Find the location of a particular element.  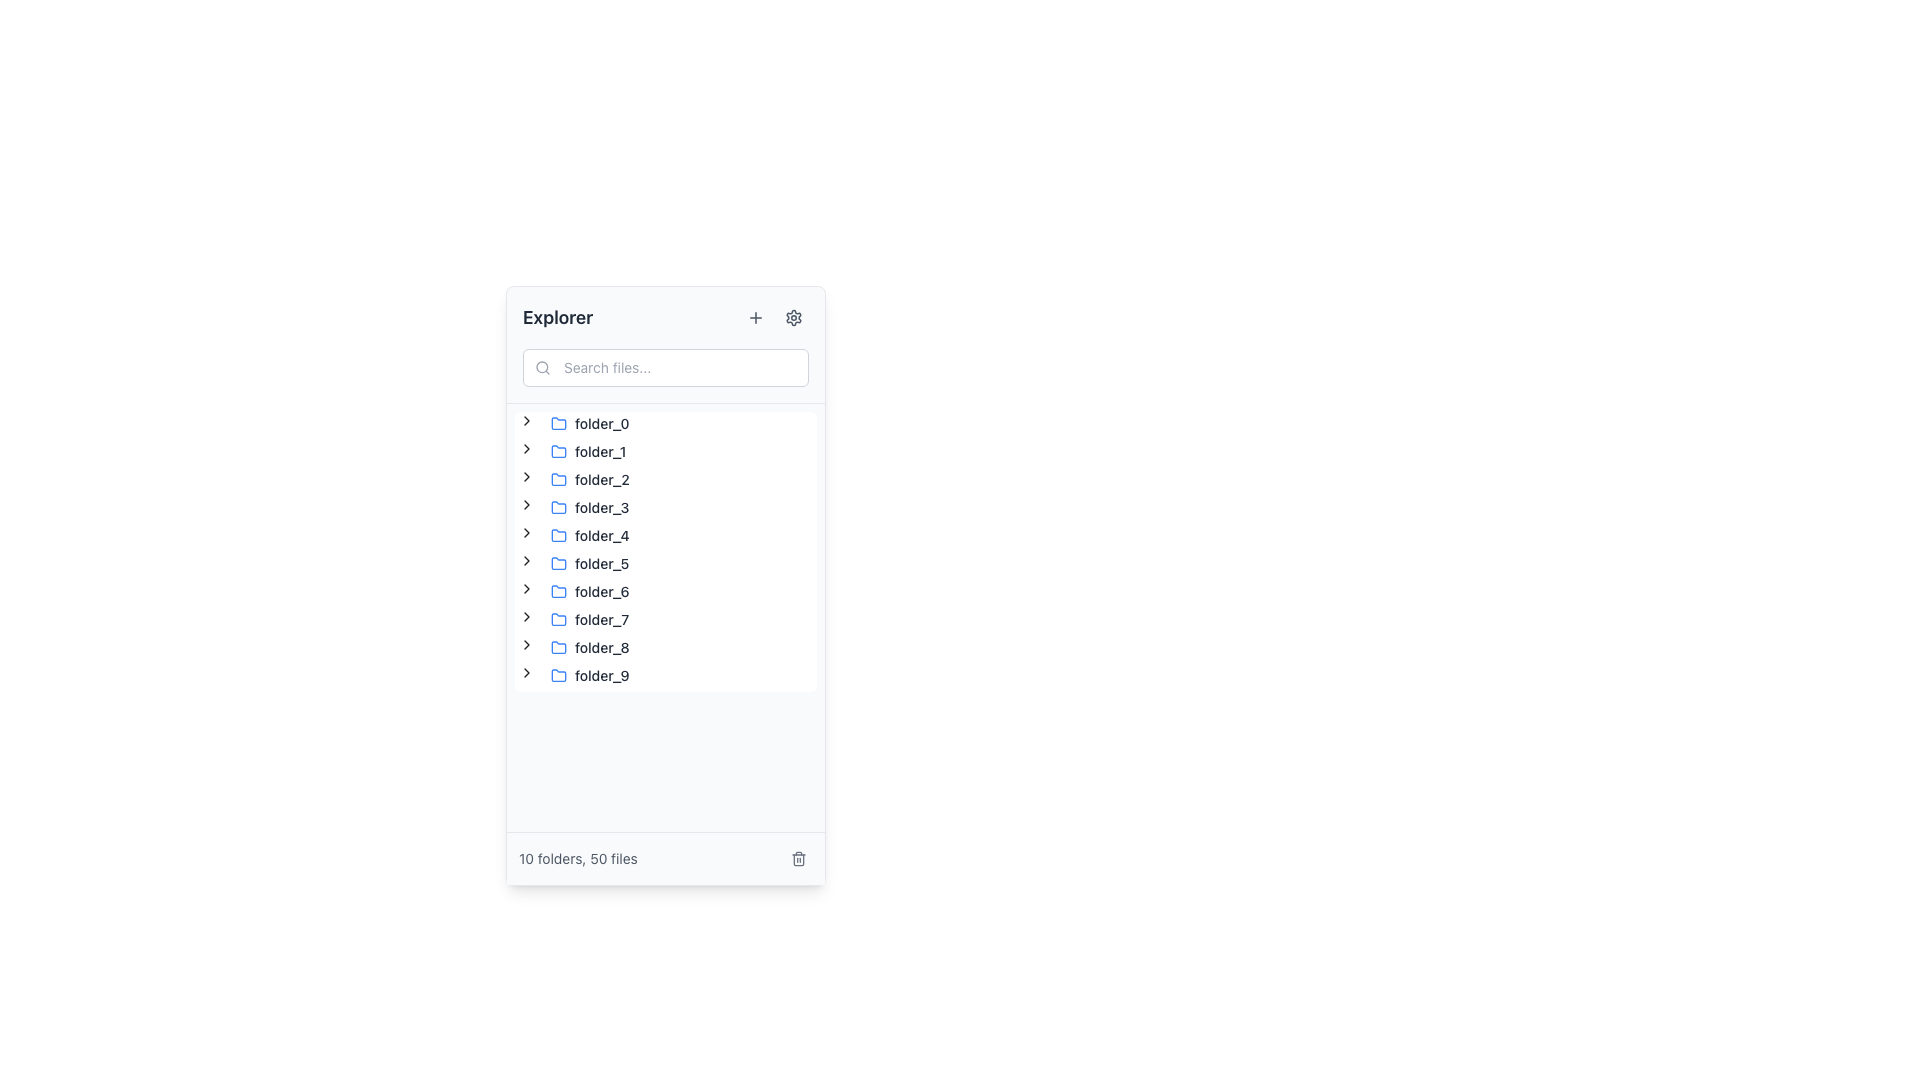

the Chevron icon located next to the folder labeled 'folder_0' is located at coordinates (527, 419).